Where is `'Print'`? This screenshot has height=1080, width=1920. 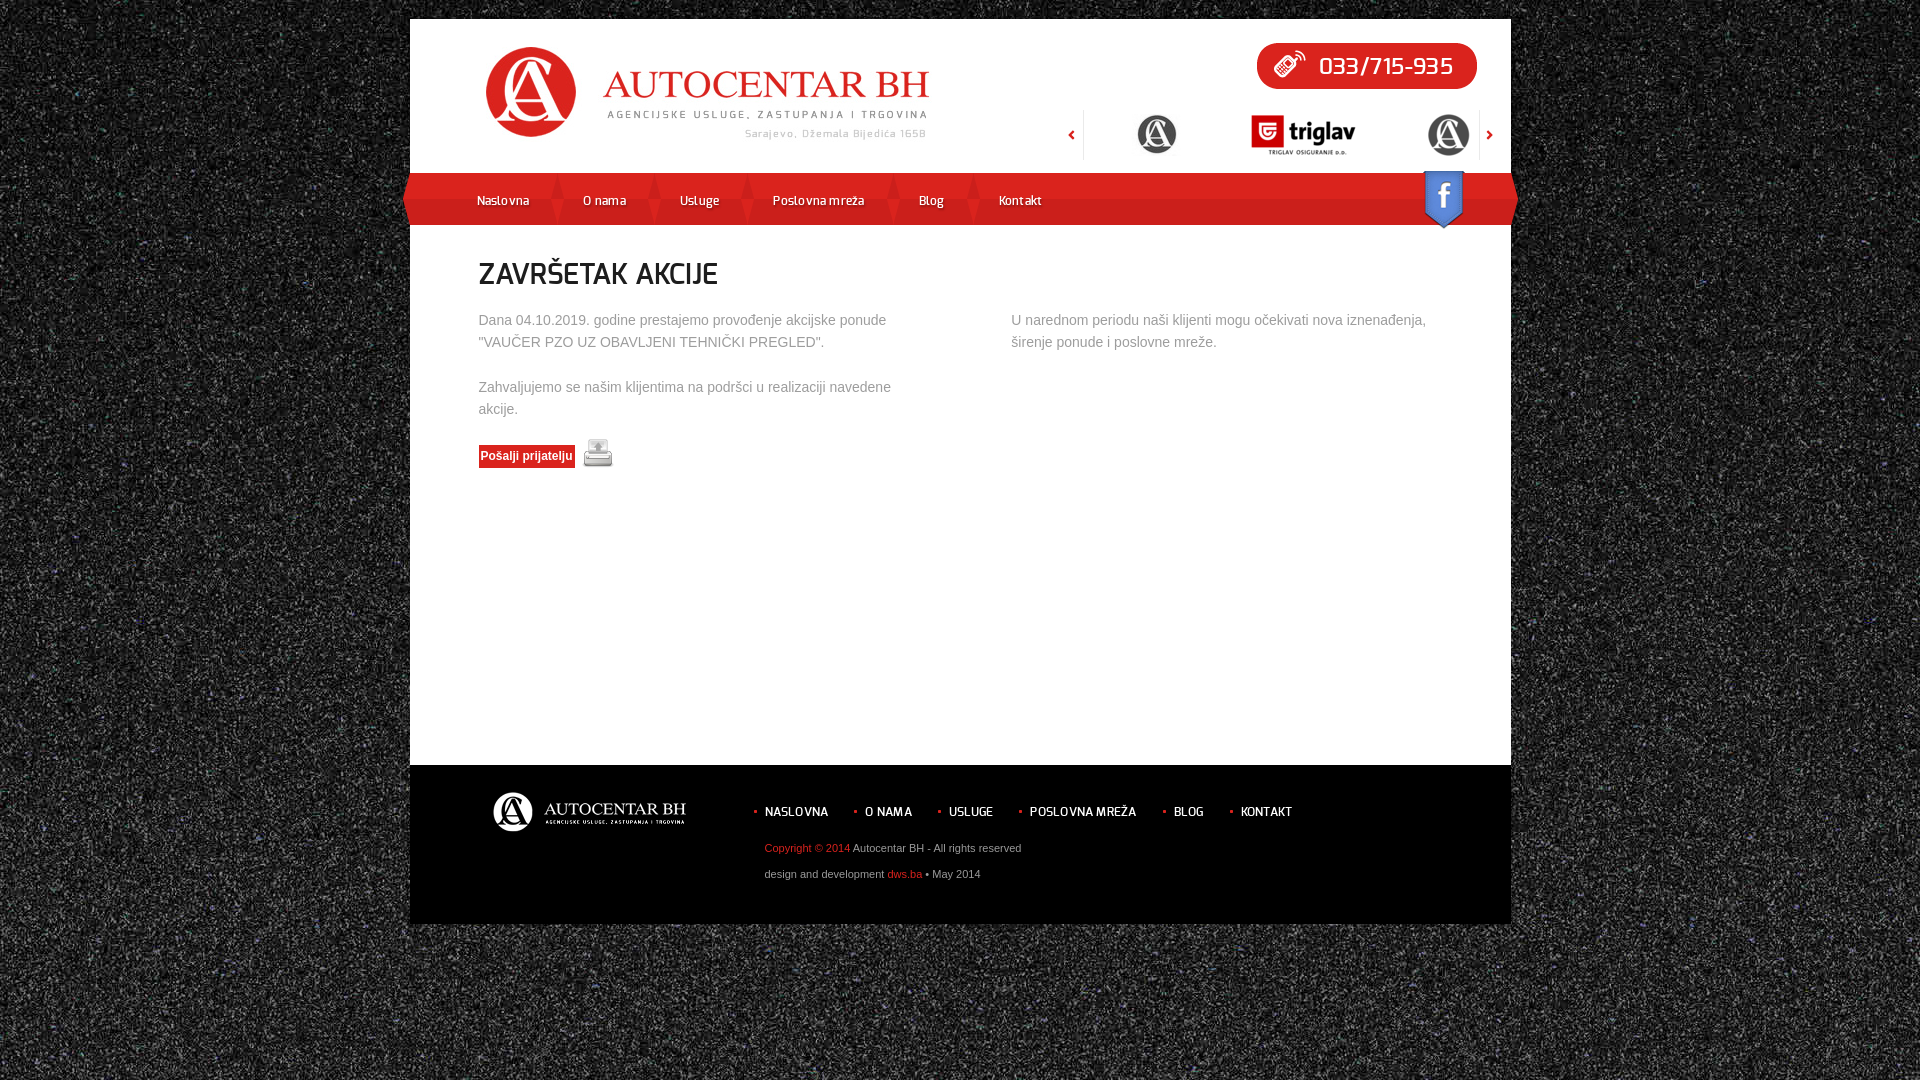
'Print' is located at coordinates (597, 452).